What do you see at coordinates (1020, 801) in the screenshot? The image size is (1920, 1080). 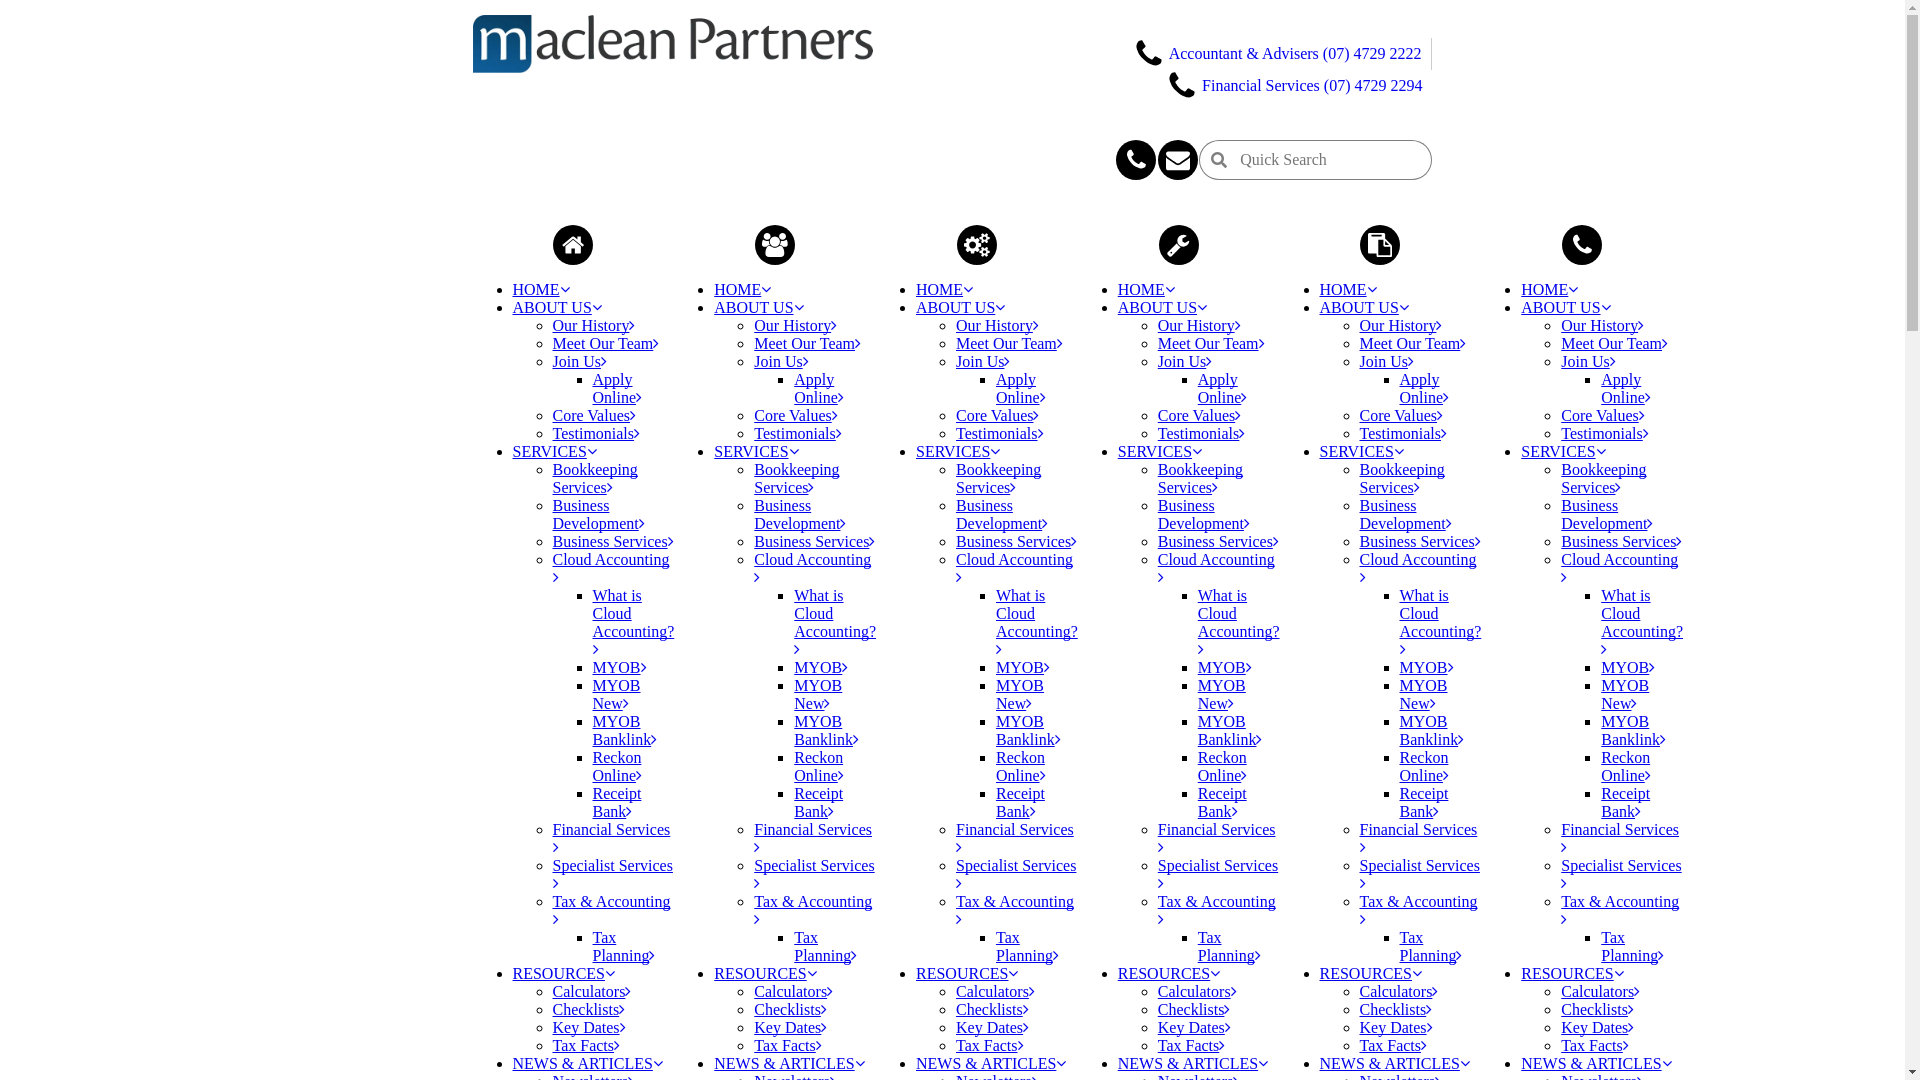 I see `'Receipt Bank'` at bounding box center [1020, 801].